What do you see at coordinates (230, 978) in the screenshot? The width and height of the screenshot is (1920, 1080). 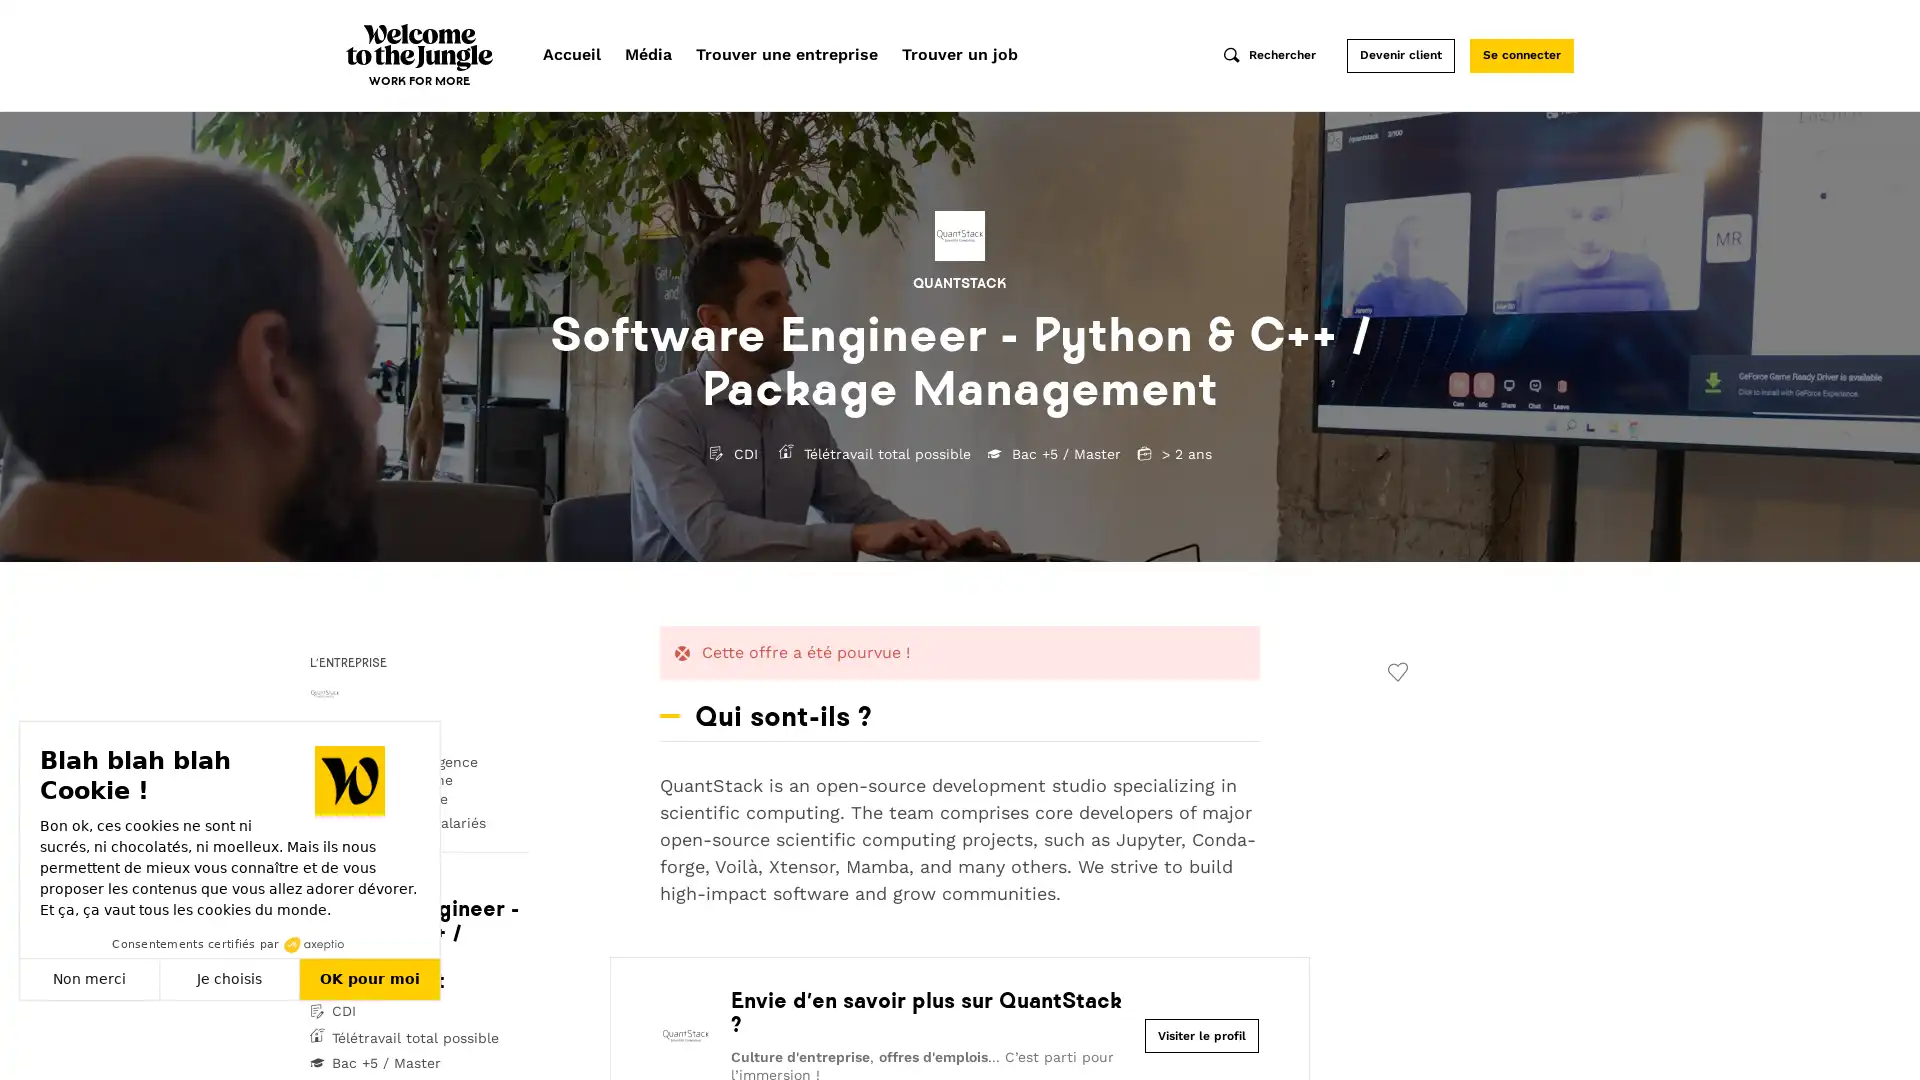 I see `Je choisis` at bounding box center [230, 978].